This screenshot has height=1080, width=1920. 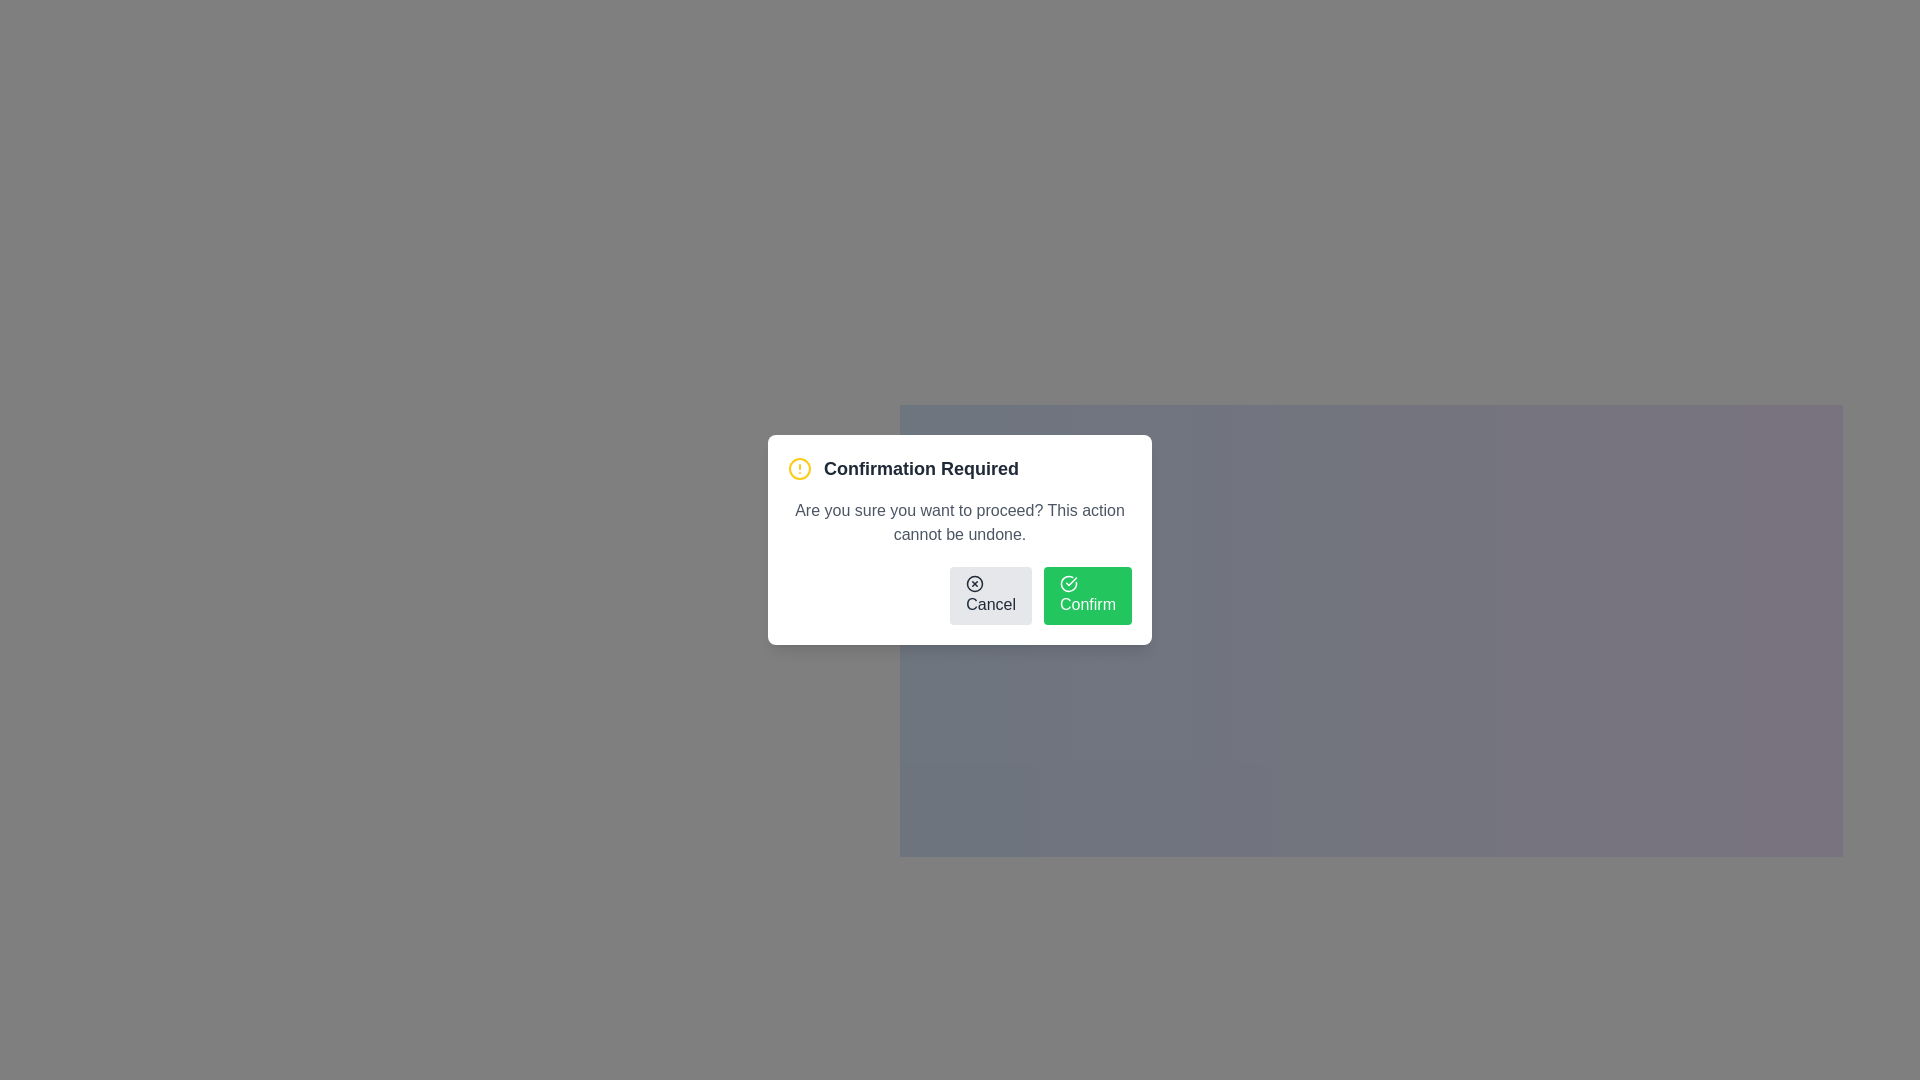 I want to click on the SVG circle graphic with a yellow fill and alert icon stroke, located near the text heading 'Confirmation Required', so click(x=800, y=469).